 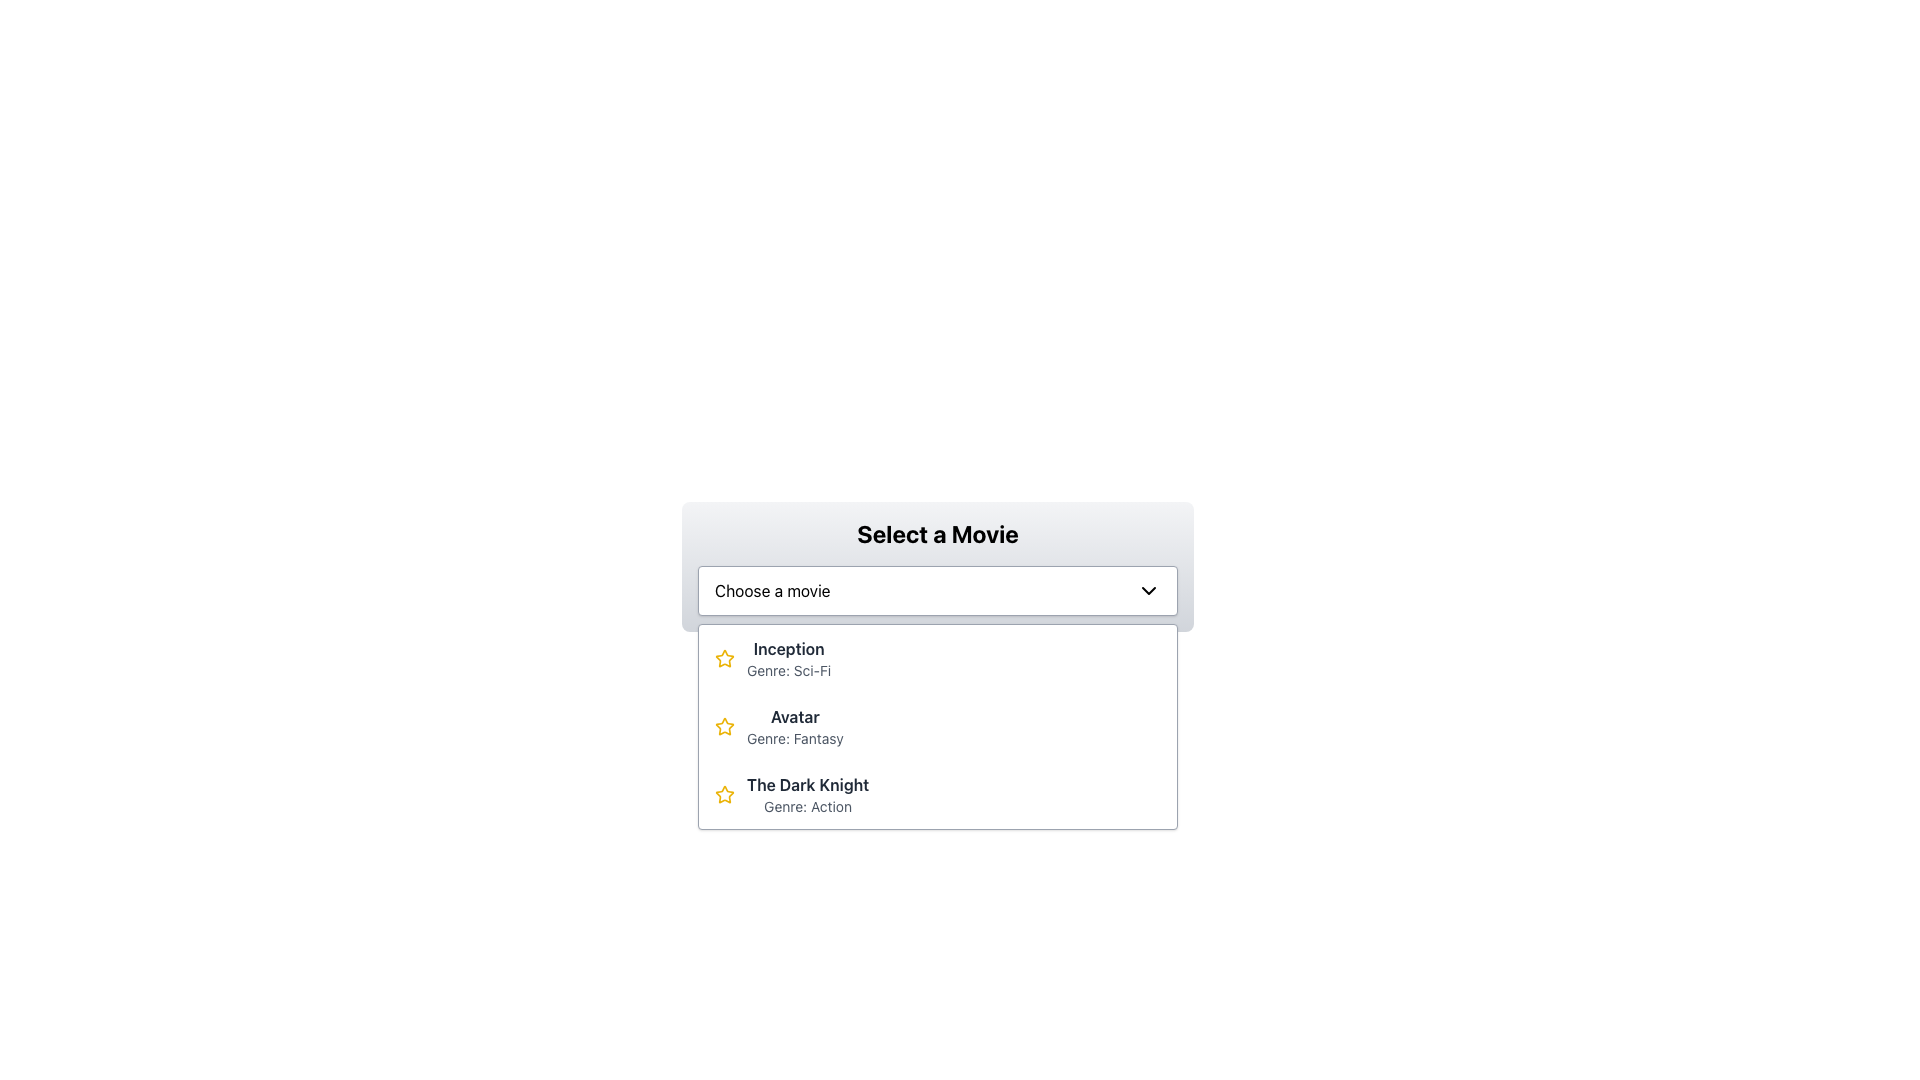 I want to click on the Dropdown list item labeled 'Avatar' which is the second item in the list, so click(x=936, y=726).